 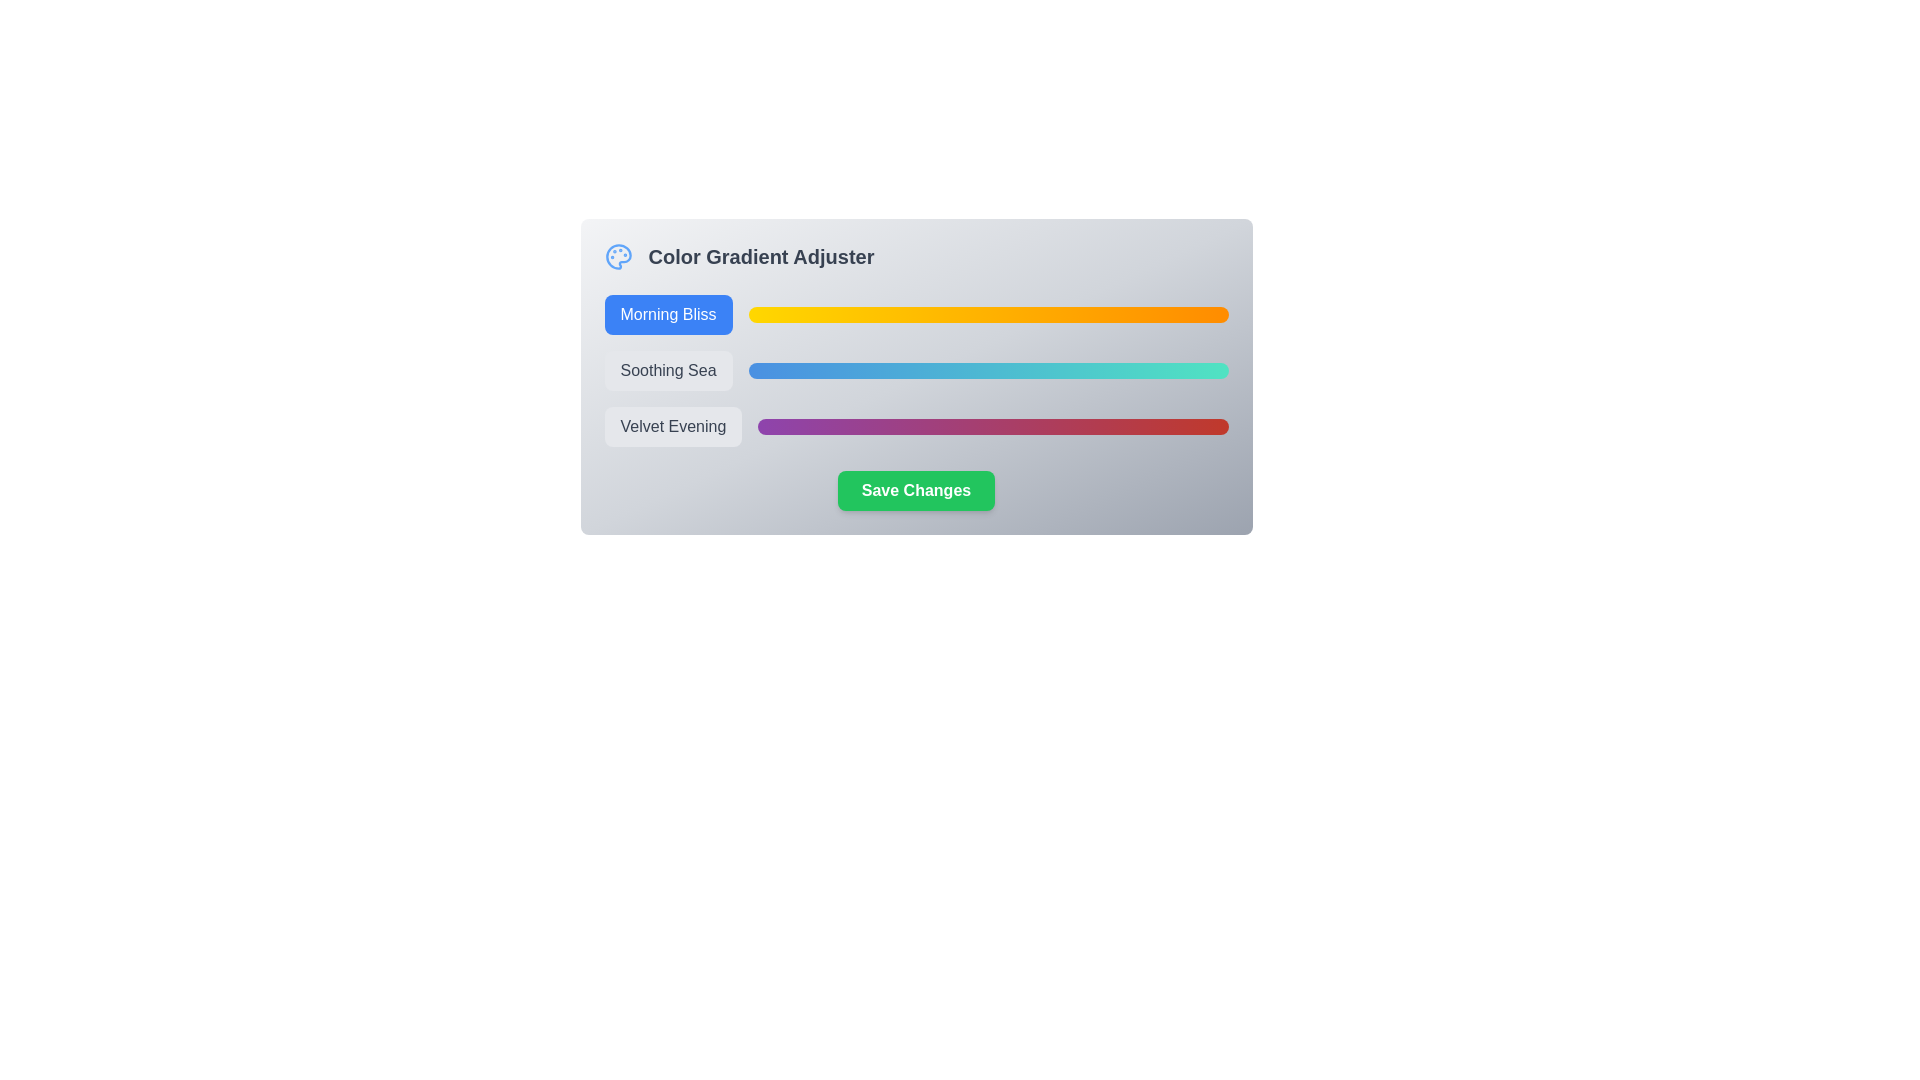 What do you see at coordinates (993, 426) in the screenshot?
I see `the gradient preview bar associated with Velvet Evening to observe its gradient` at bounding box center [993, 426].